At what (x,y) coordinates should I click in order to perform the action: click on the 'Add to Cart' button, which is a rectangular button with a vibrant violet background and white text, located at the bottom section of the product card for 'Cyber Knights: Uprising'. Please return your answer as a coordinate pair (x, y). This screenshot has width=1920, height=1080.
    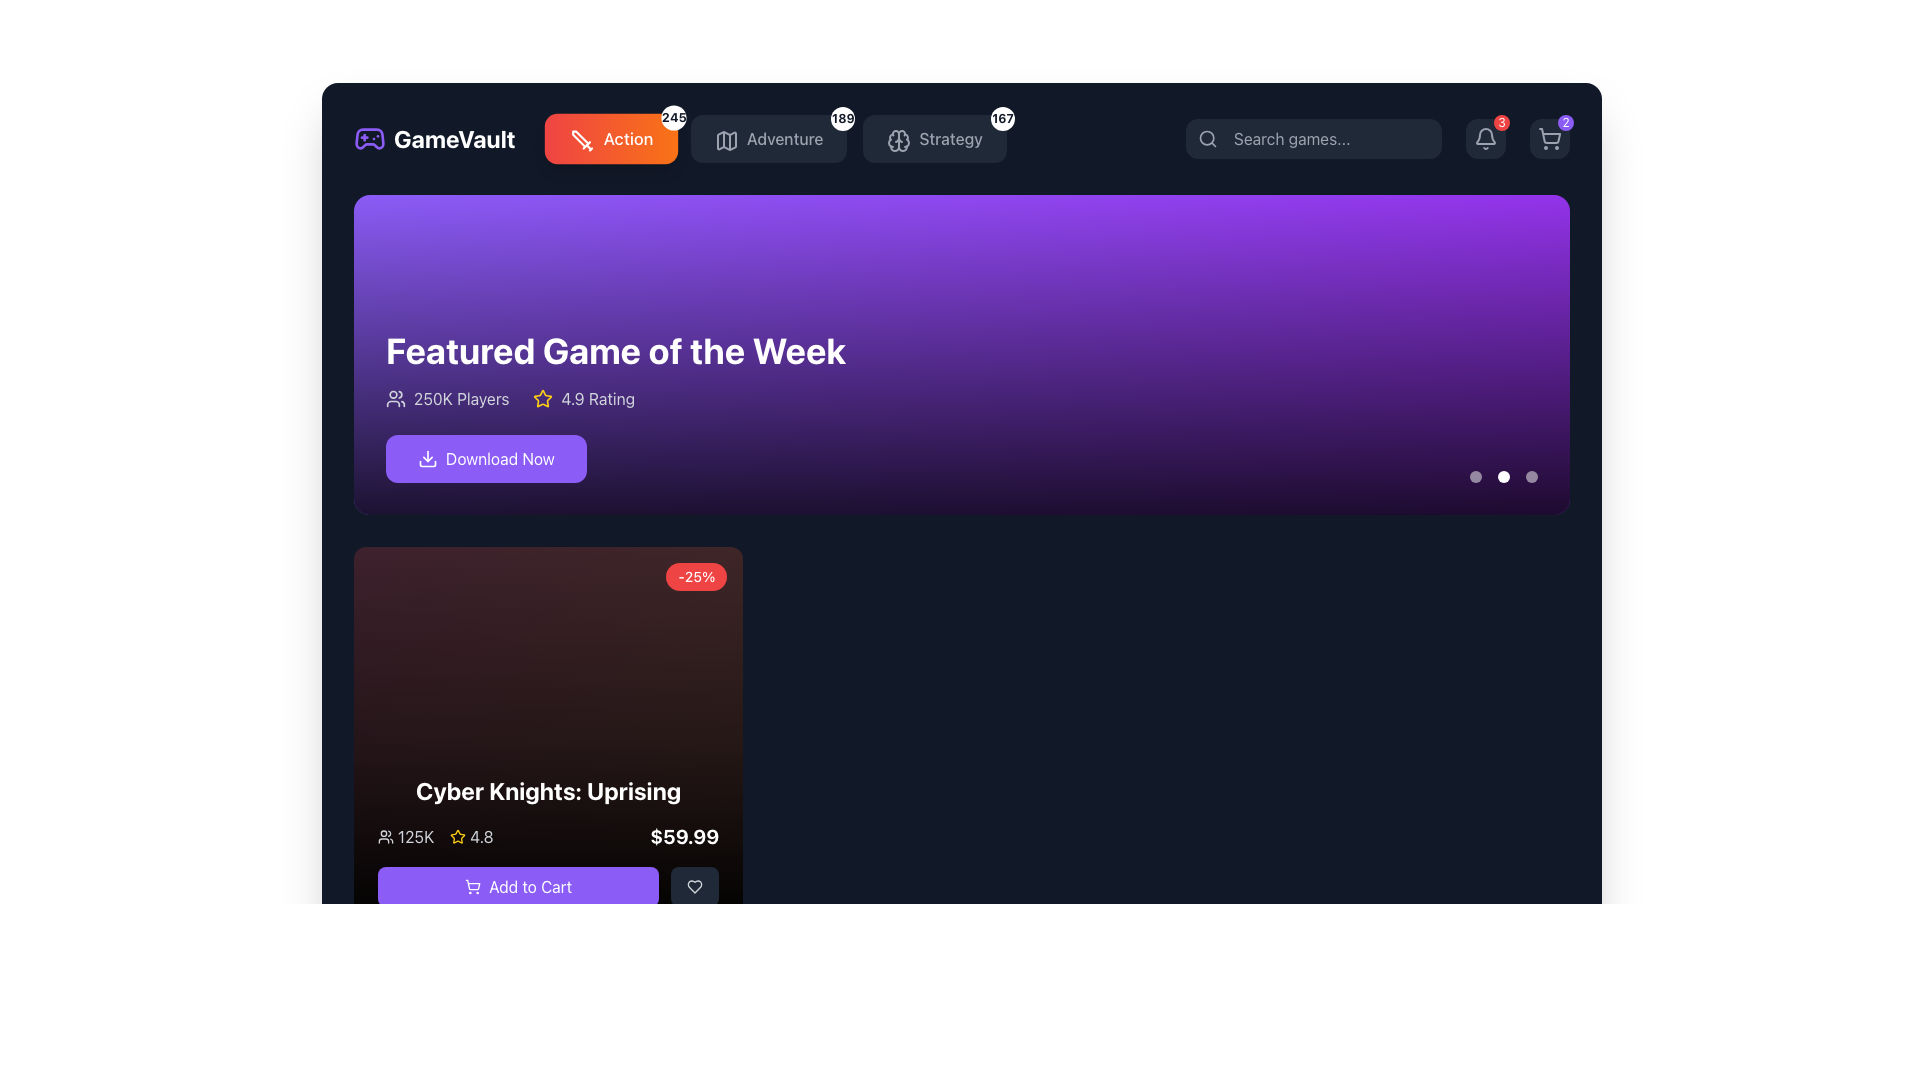
    Looking at the image, I should click on (548, 886).